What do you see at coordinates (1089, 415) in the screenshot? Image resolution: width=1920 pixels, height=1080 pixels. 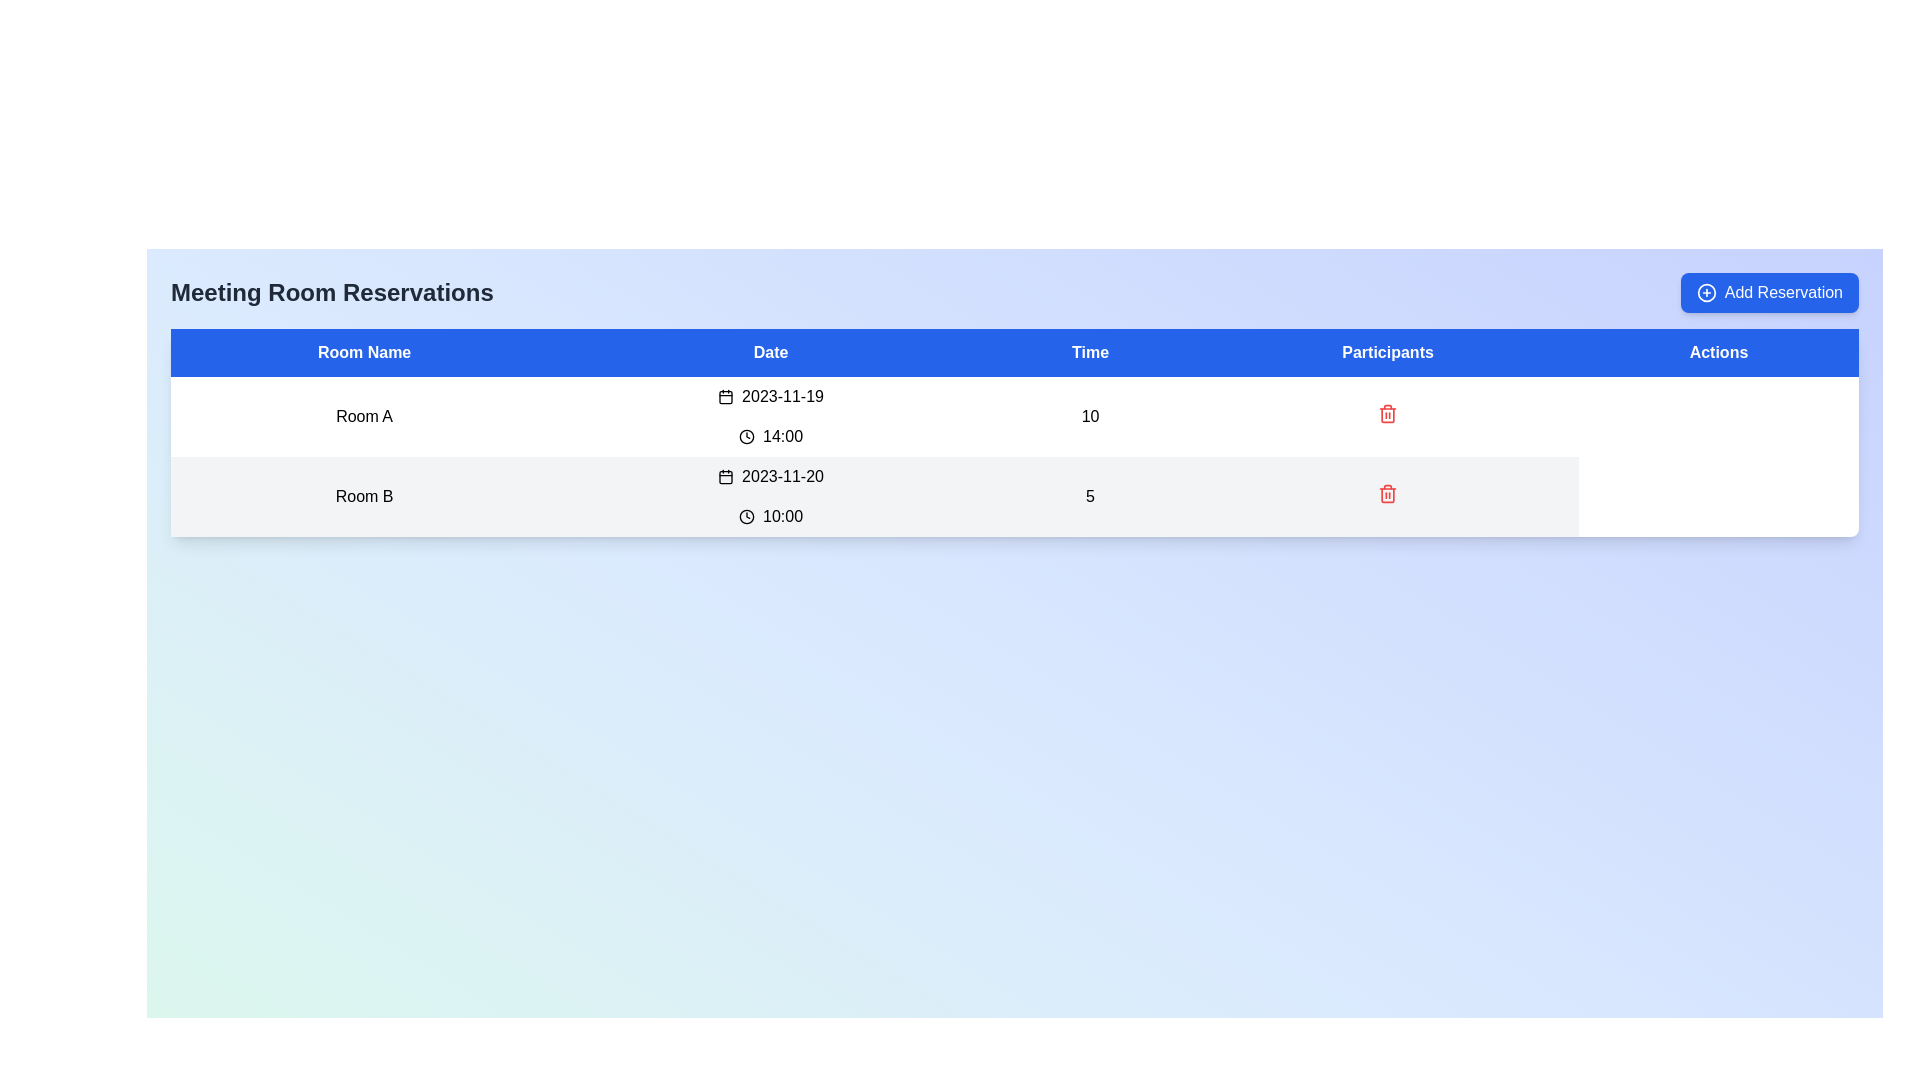 I see `the Text Label displaying the numerical value '10' in the 'Participants' column of the first row for 'Room A'` at bounding box center [1089, 415].